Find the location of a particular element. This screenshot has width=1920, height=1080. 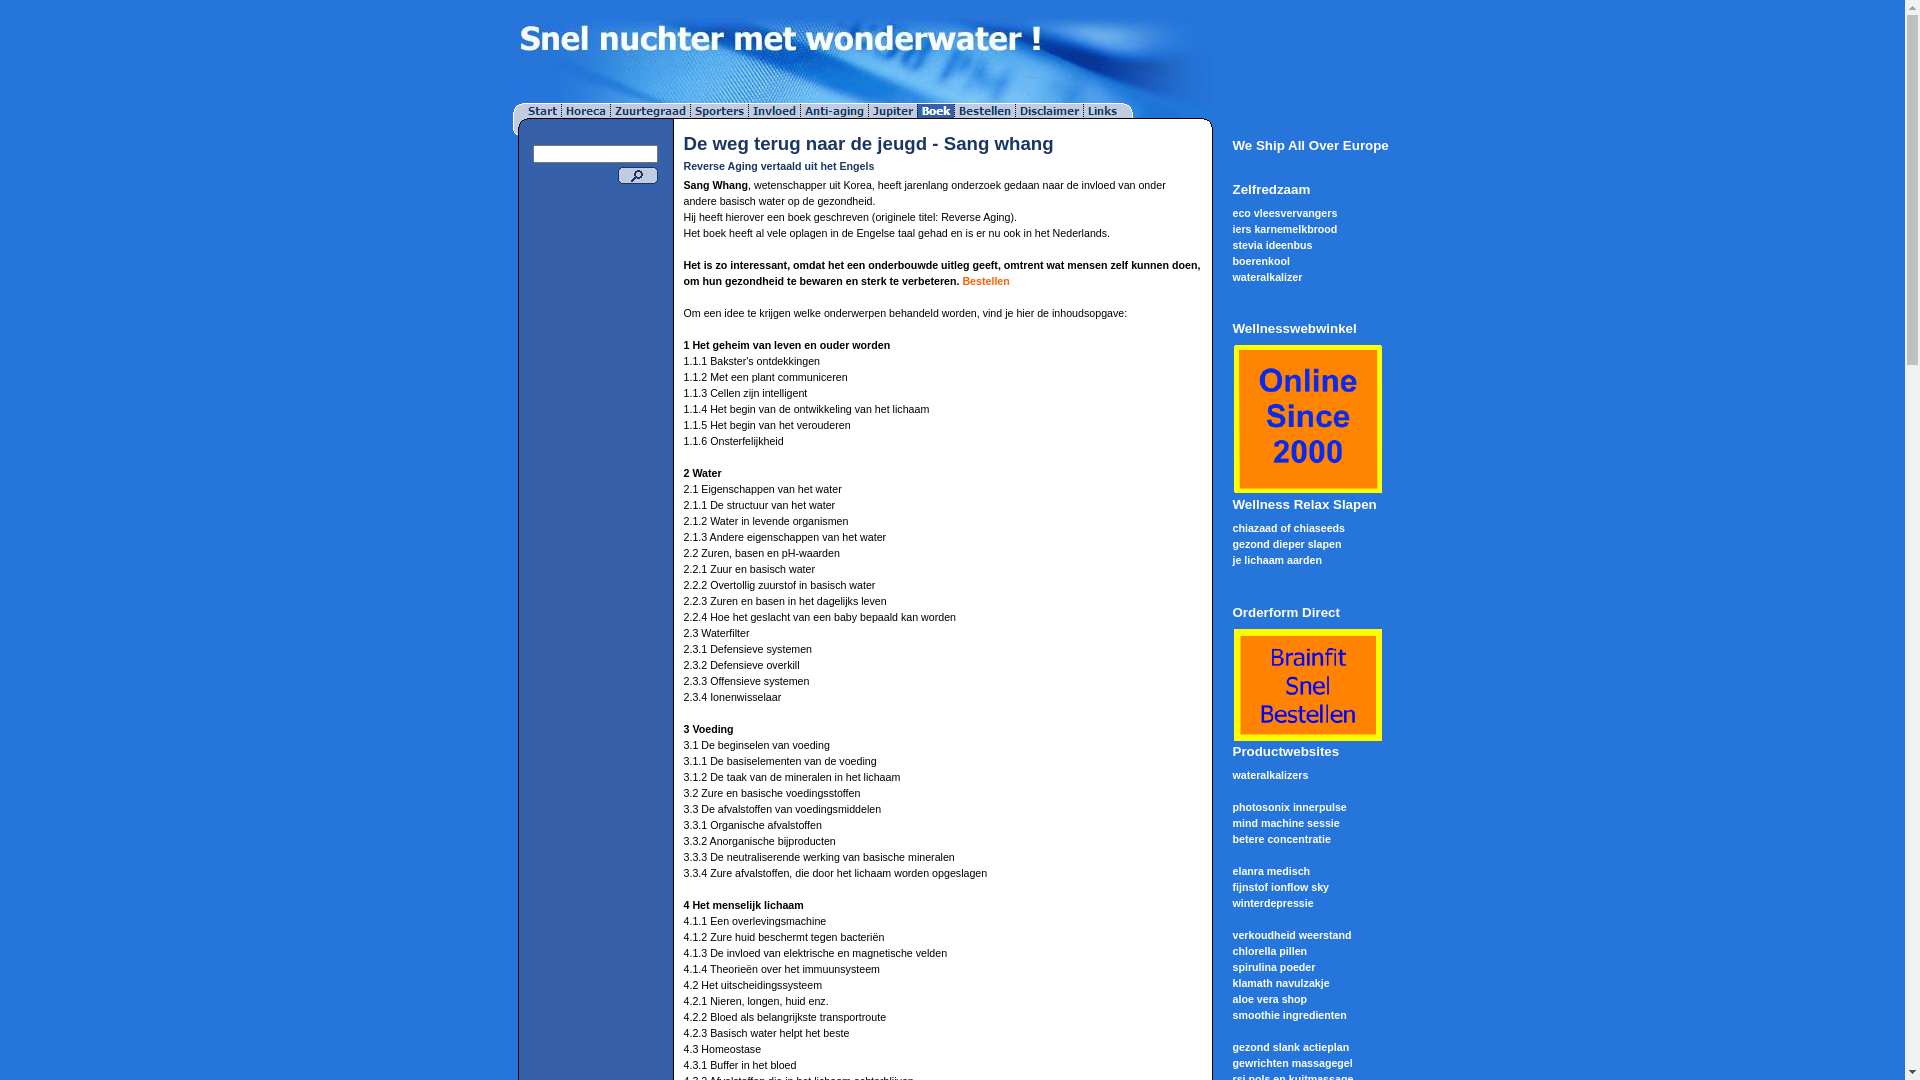

'klamath navulzakje' is located at coordinates (1280, 982).